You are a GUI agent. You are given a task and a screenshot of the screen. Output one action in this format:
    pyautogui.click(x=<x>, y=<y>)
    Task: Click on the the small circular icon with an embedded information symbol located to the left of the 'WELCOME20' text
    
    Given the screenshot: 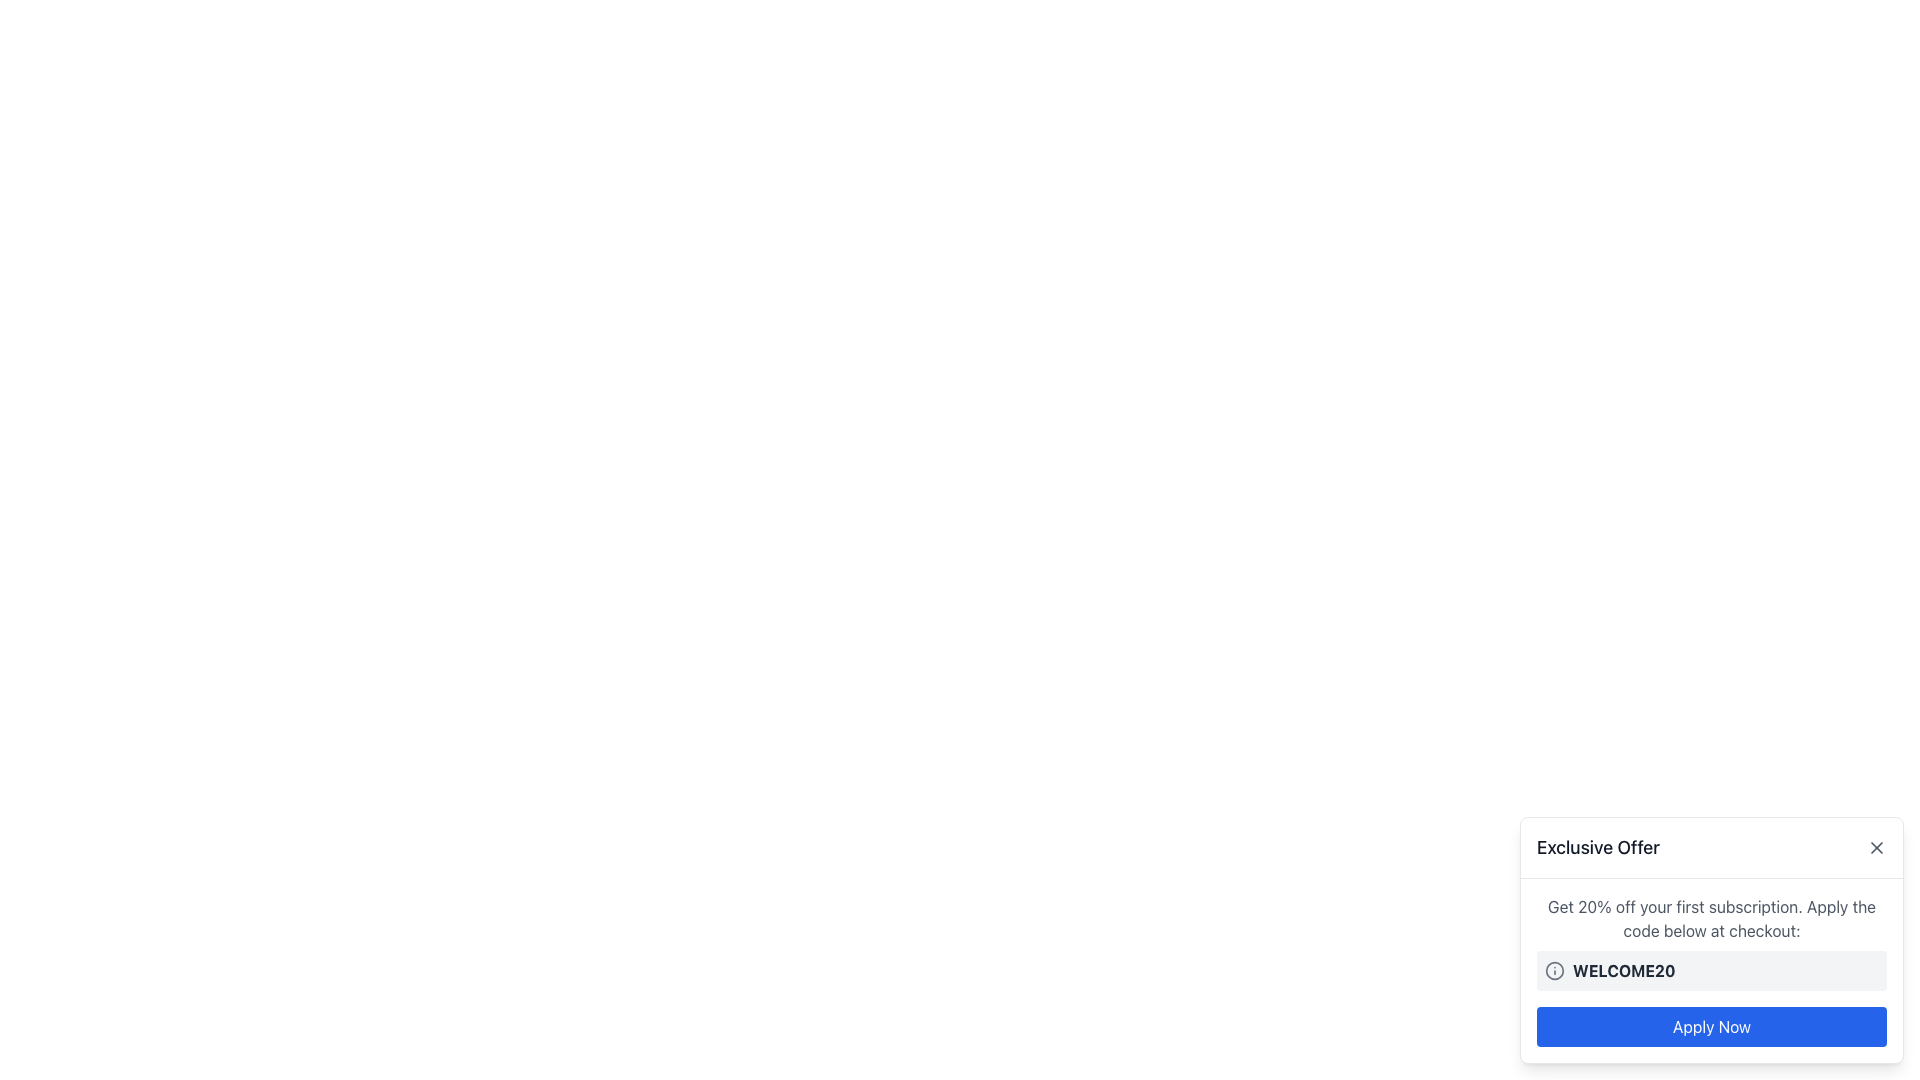 What is the action you would take?
    pyautogui.click(x=1554, y=970)
    